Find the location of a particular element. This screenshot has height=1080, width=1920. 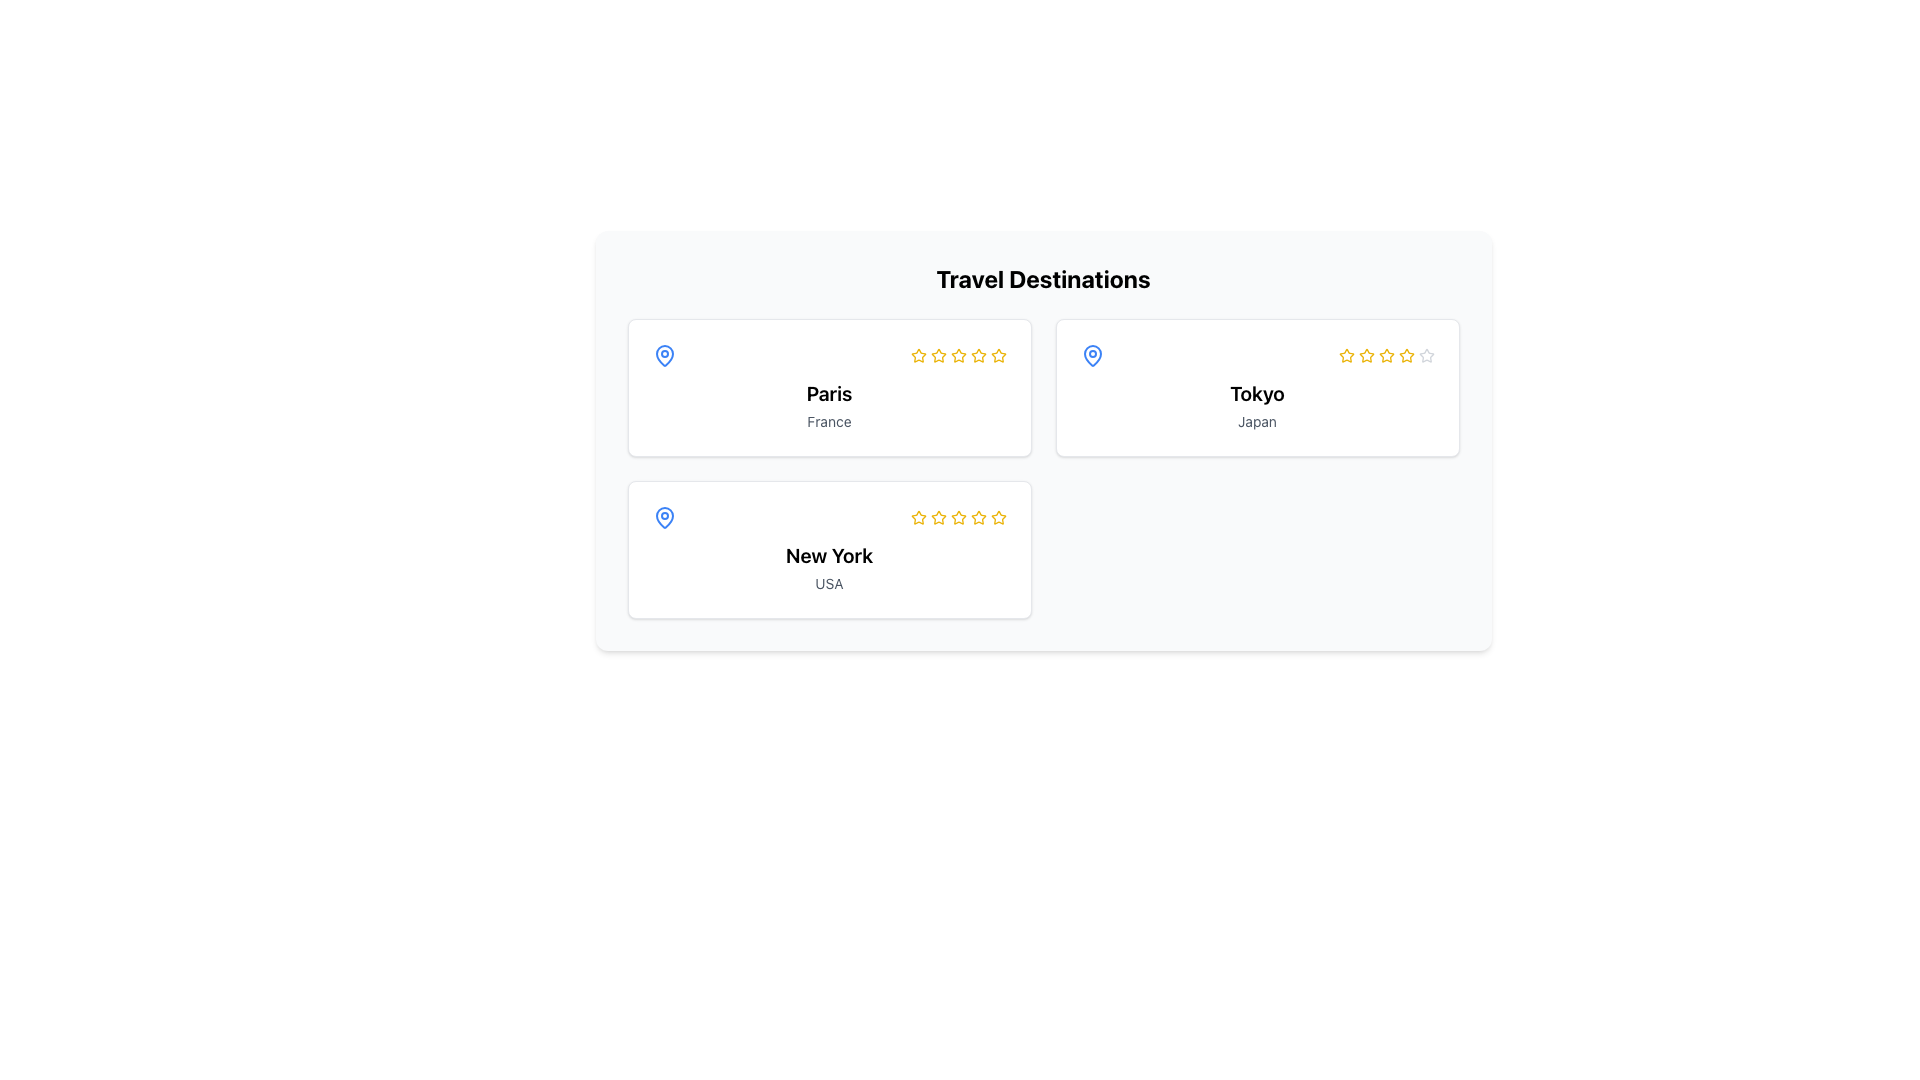

the third star in the five-star rating component to rate it is located at coordinates (1385, 354).